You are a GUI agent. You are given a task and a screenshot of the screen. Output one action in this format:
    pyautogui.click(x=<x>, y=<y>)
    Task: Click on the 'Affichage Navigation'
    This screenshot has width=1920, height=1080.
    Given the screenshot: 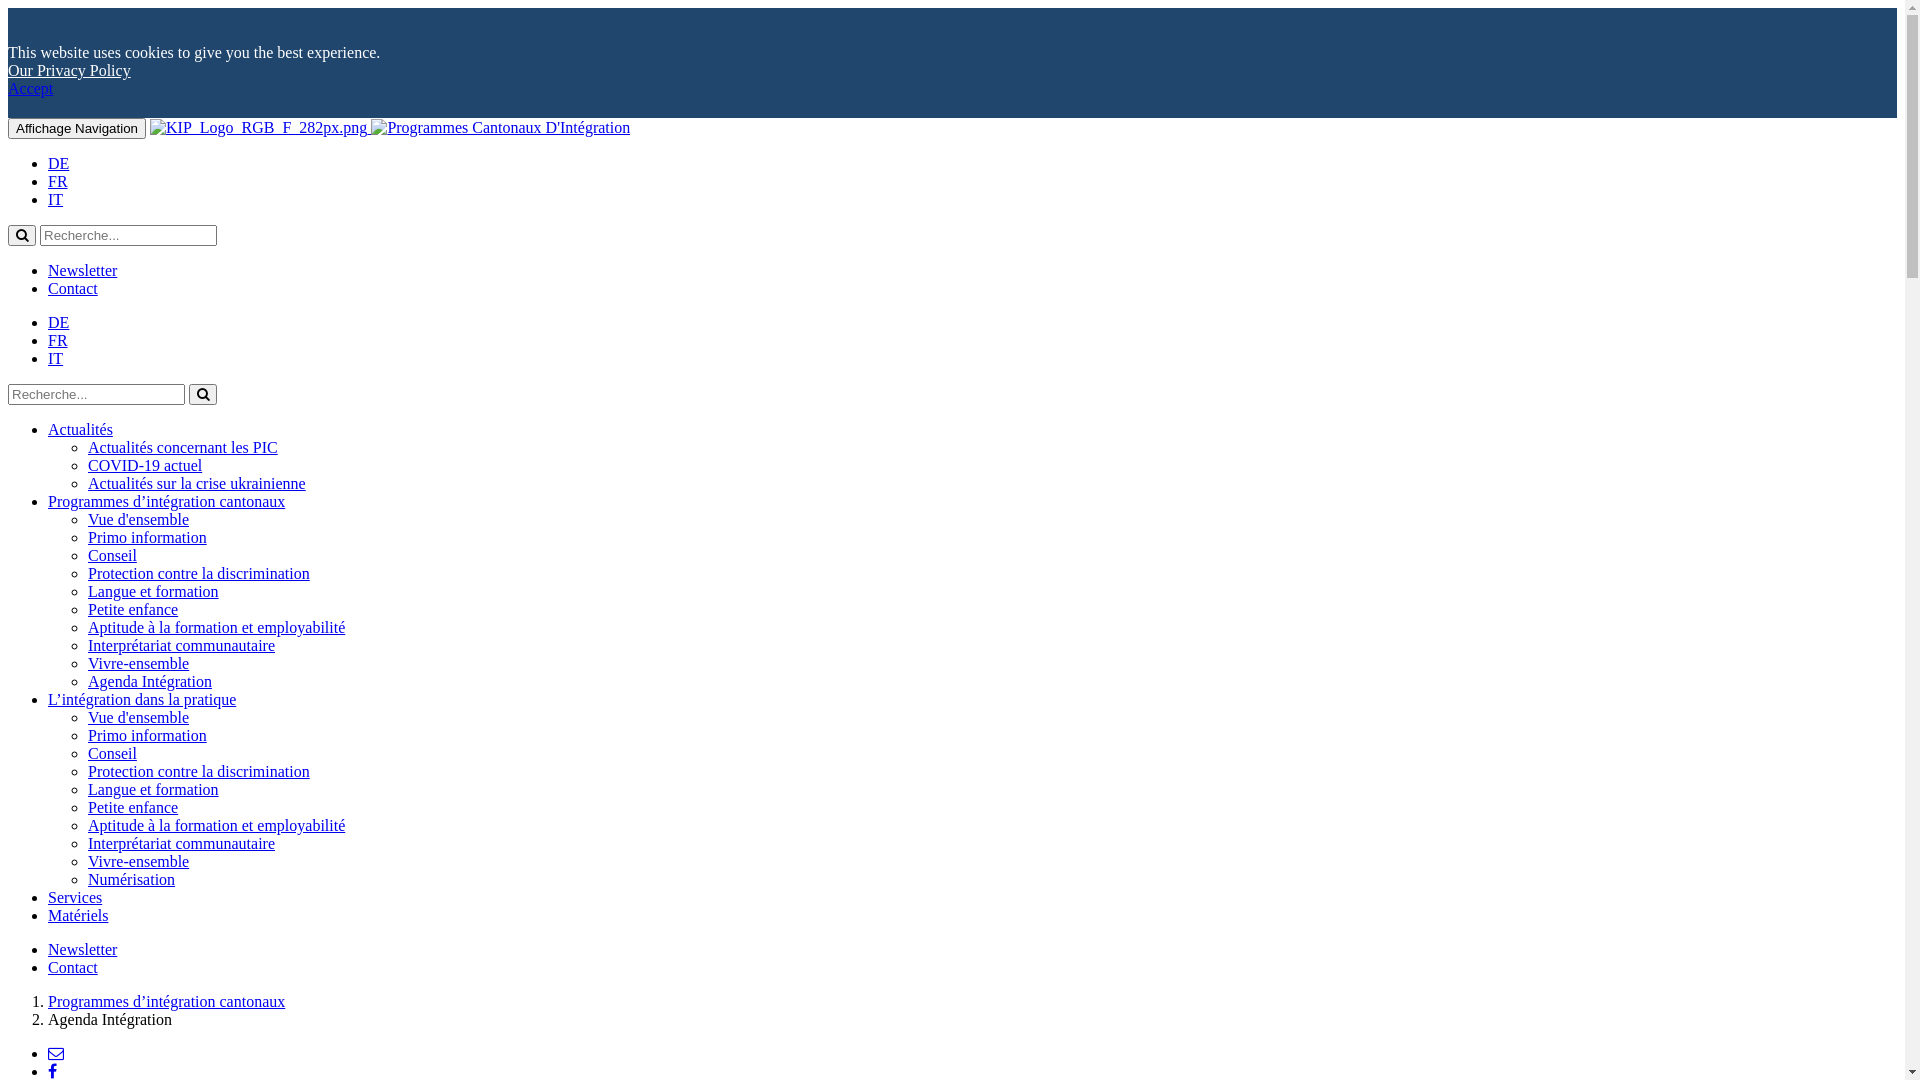 What is the action you would take?
    pyautogui.click(x=76, y=128)
    